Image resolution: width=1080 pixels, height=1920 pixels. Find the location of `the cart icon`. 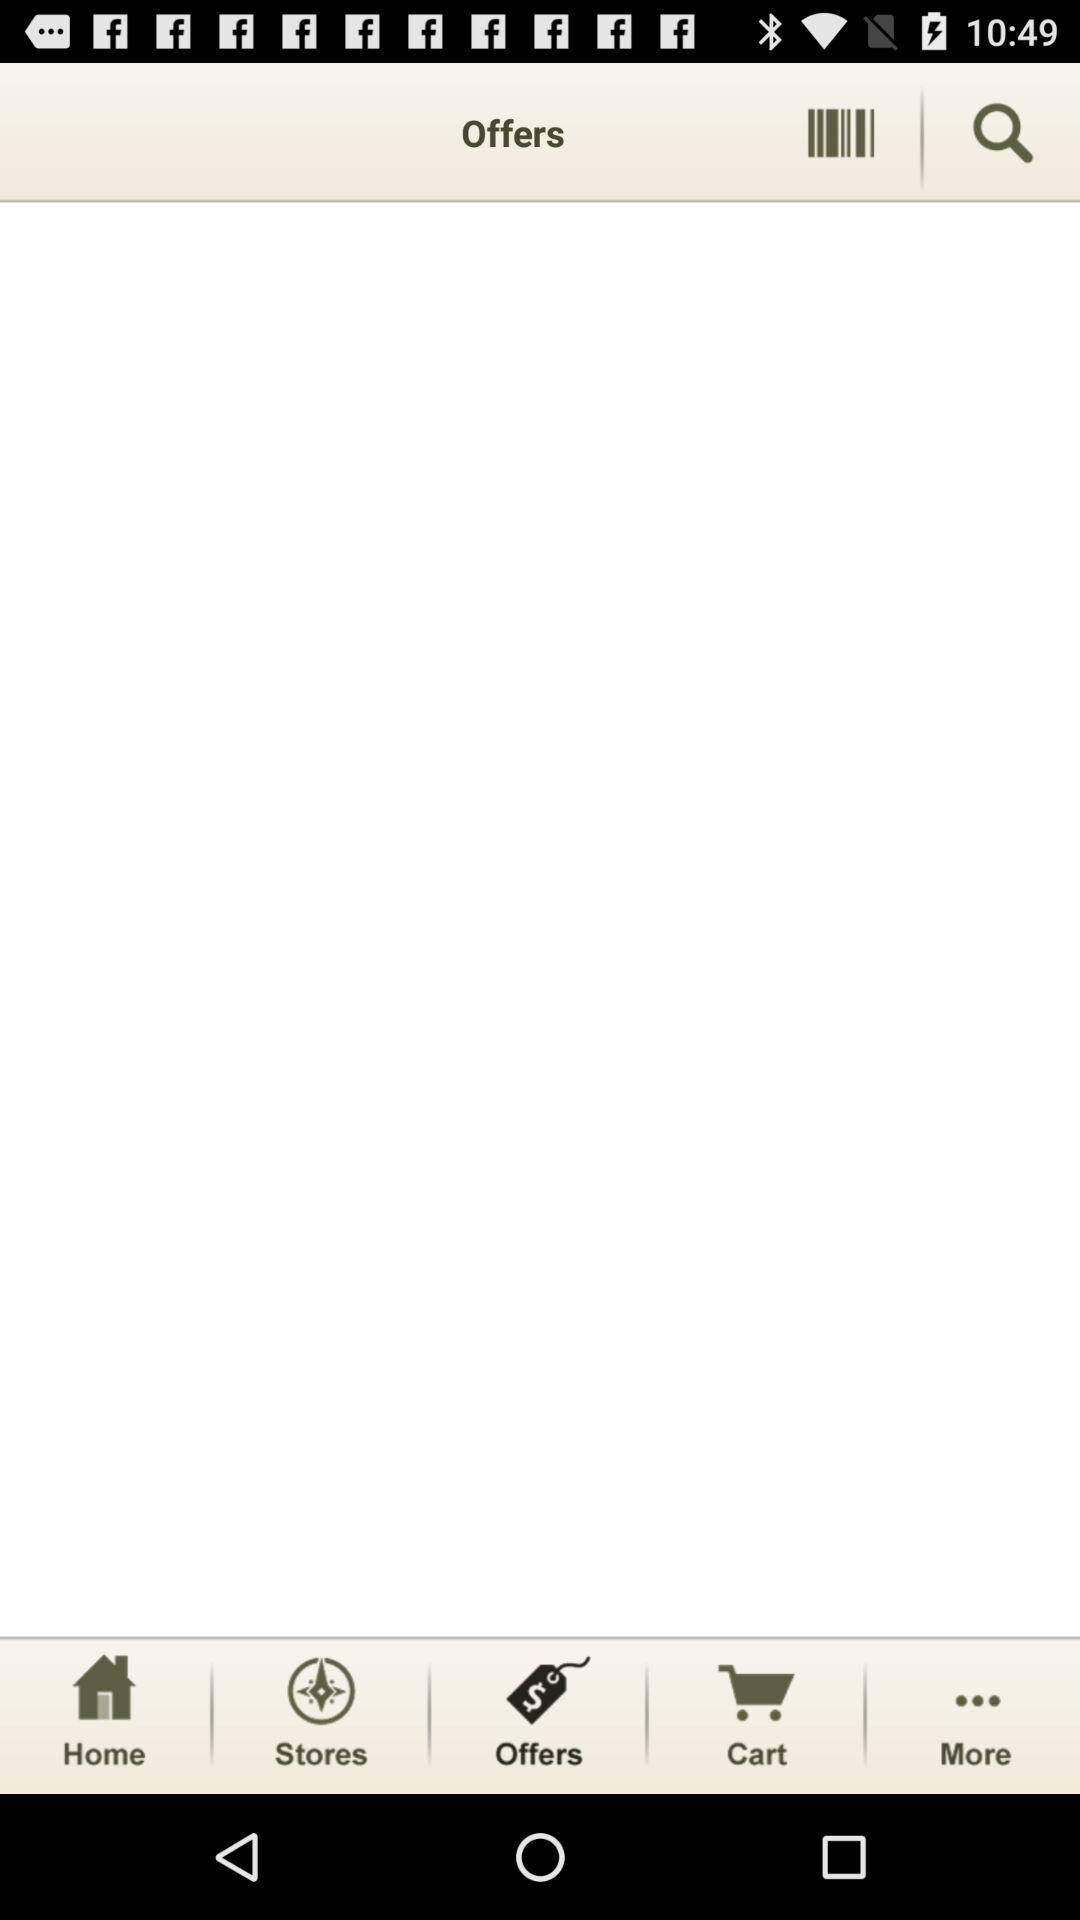

the cart icon is located at coordinates (756, 1835).